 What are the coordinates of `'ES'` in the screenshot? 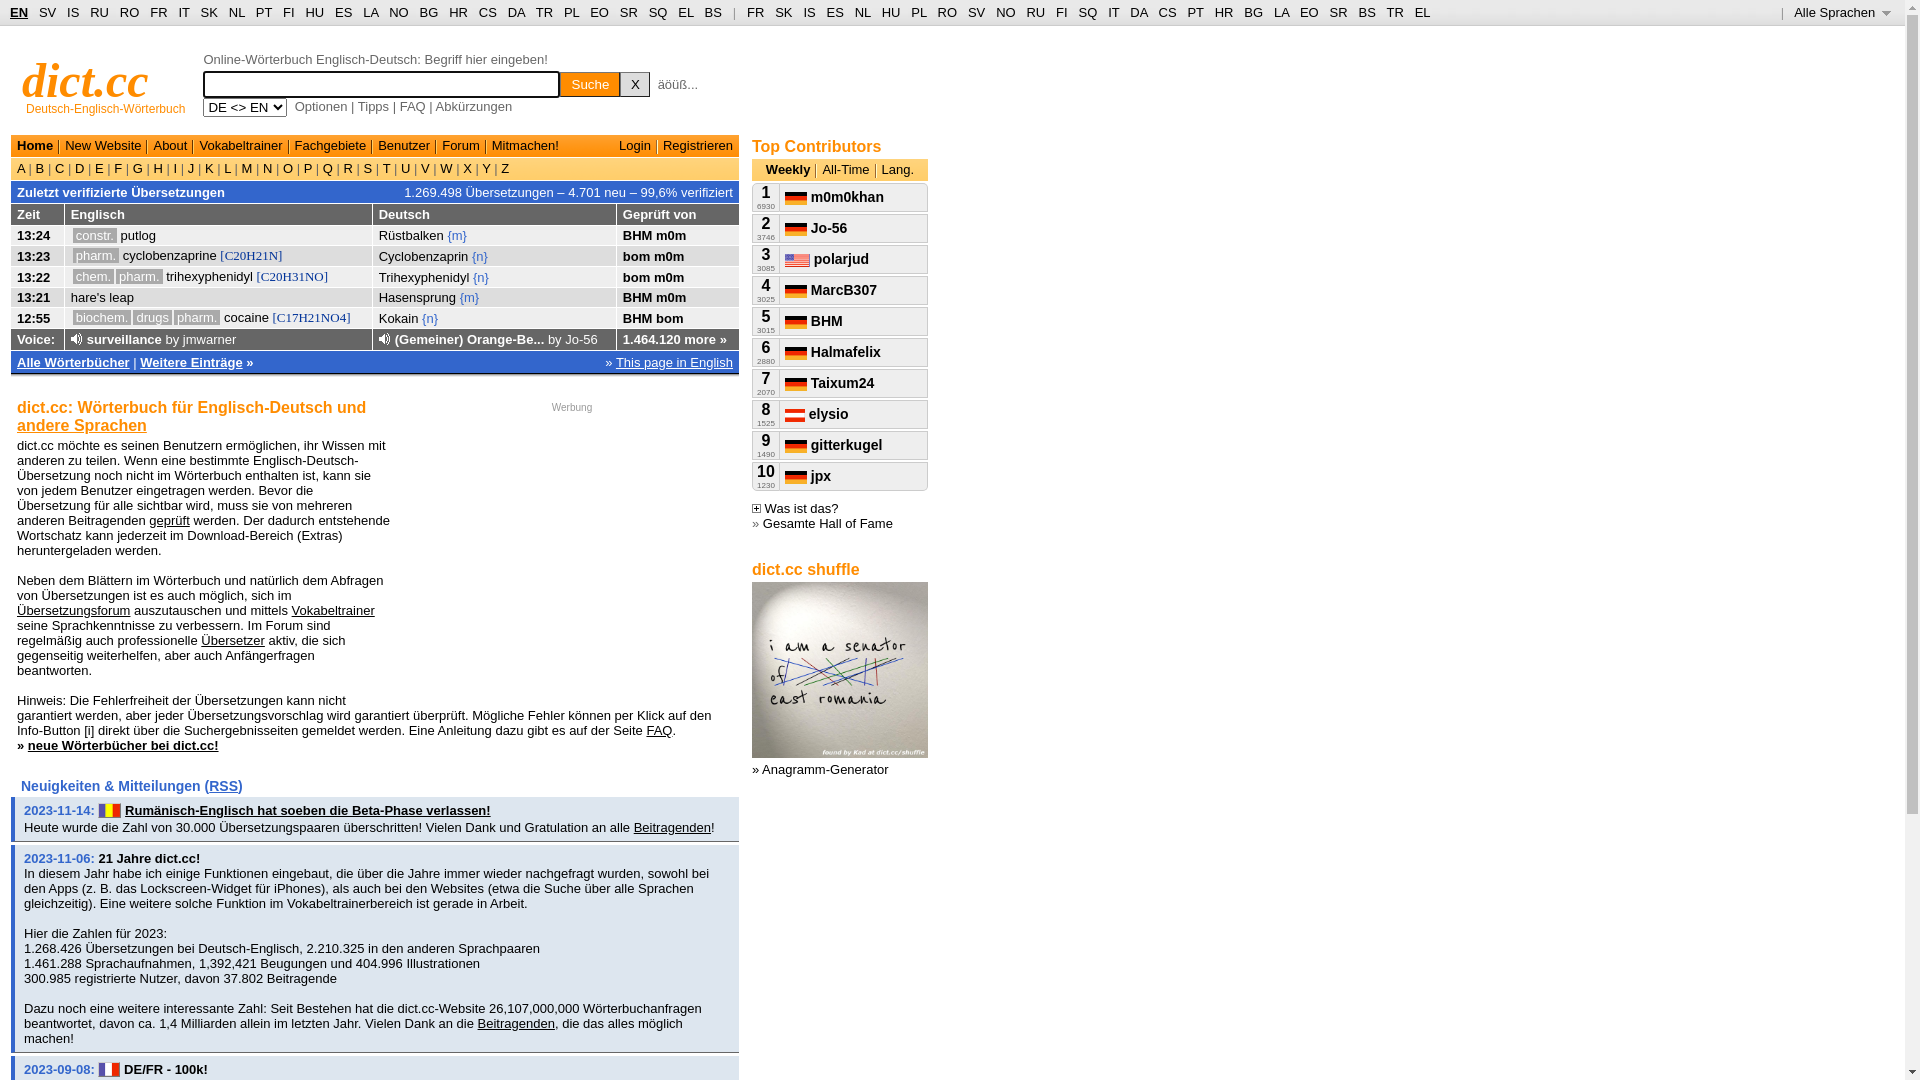 It's located at (835, 12).